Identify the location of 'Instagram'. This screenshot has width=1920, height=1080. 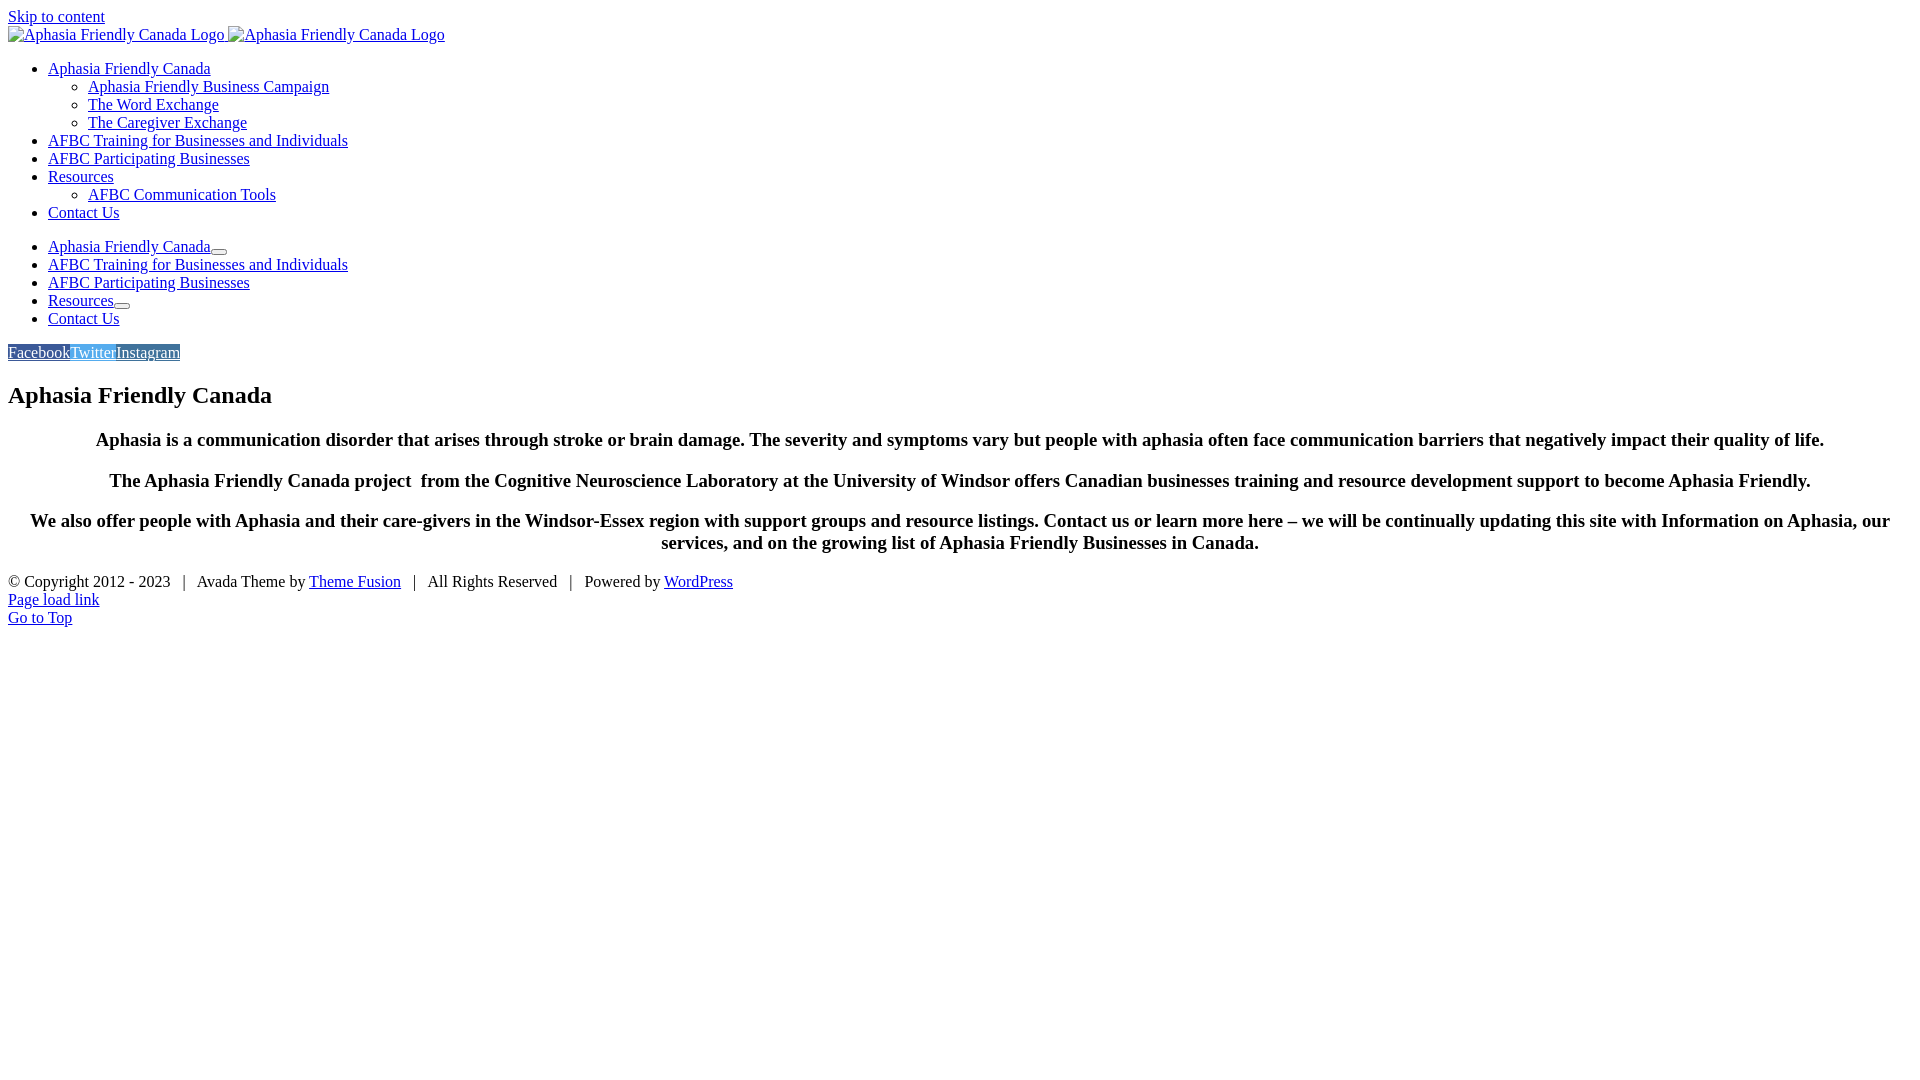
(147, 351).